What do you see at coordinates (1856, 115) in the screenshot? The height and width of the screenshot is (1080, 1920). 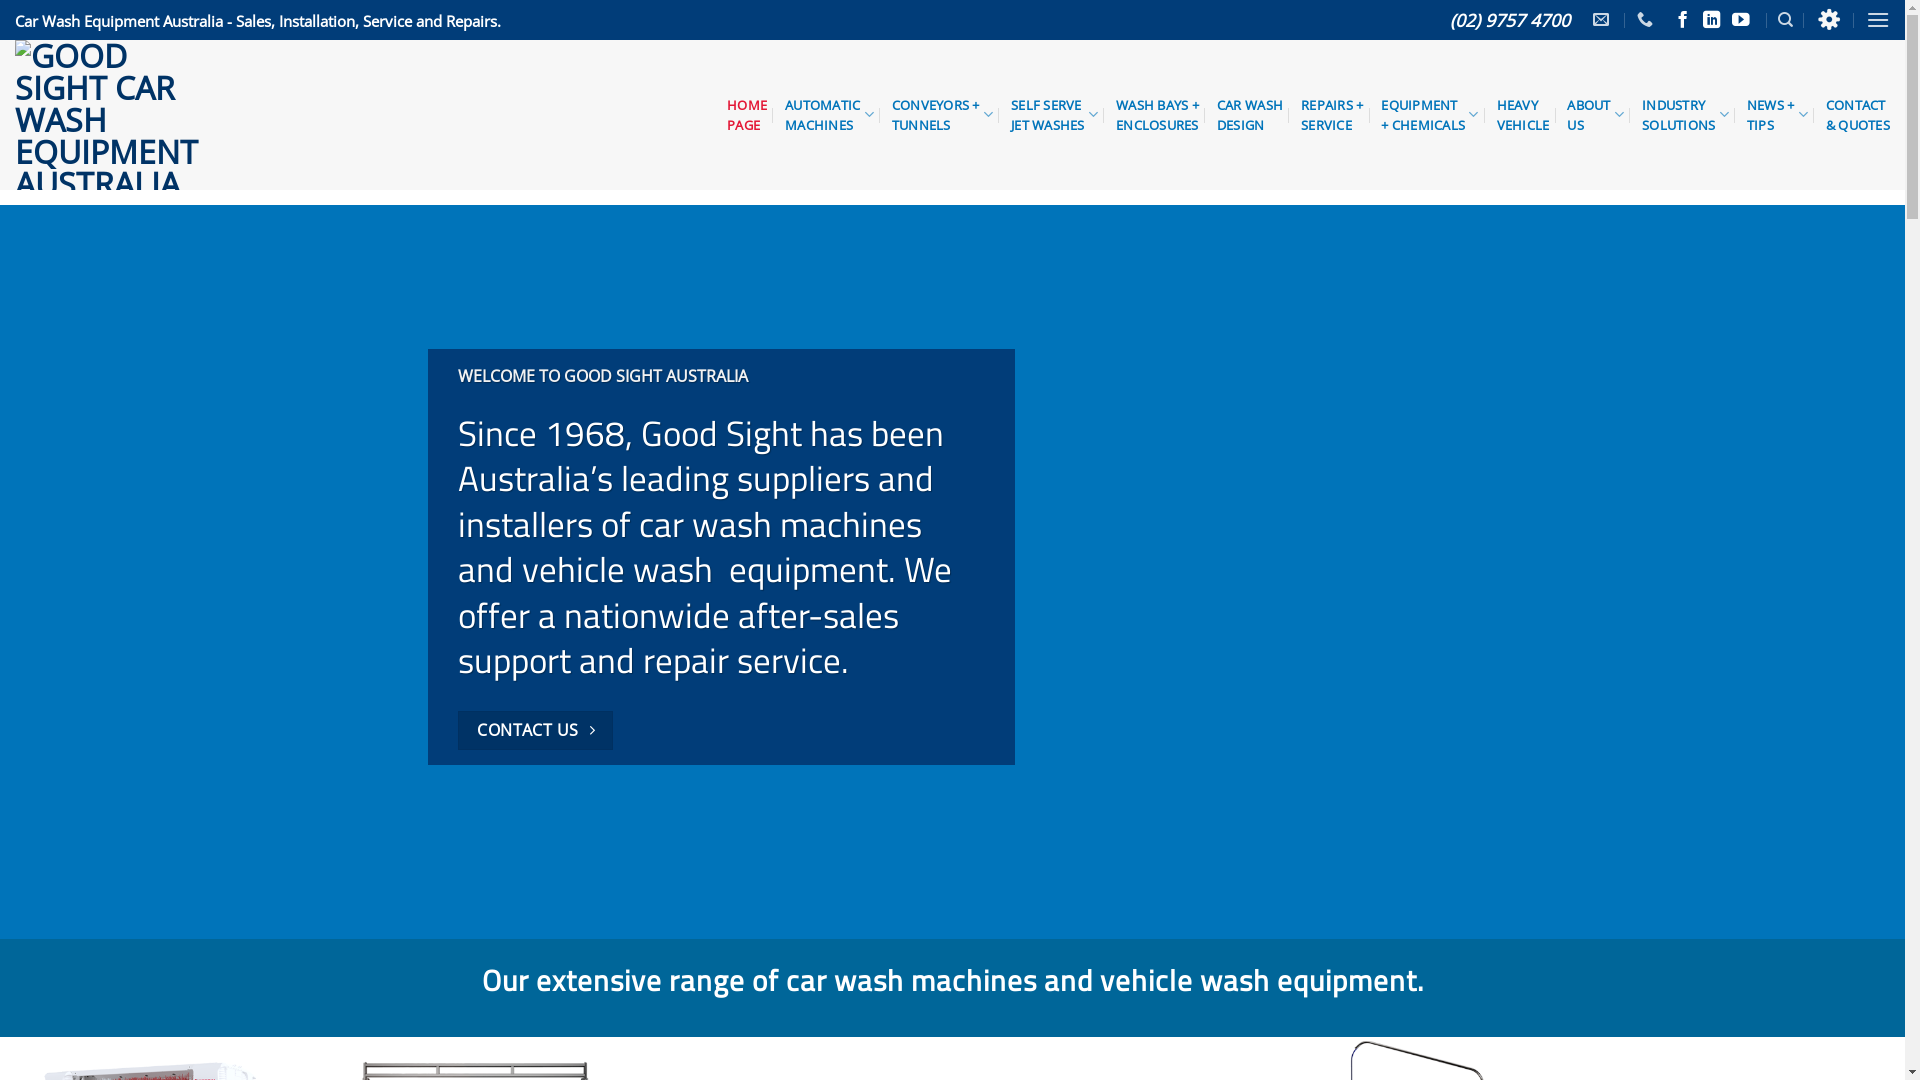 I see `'CONTACT` at bounding box center [1856, 115].